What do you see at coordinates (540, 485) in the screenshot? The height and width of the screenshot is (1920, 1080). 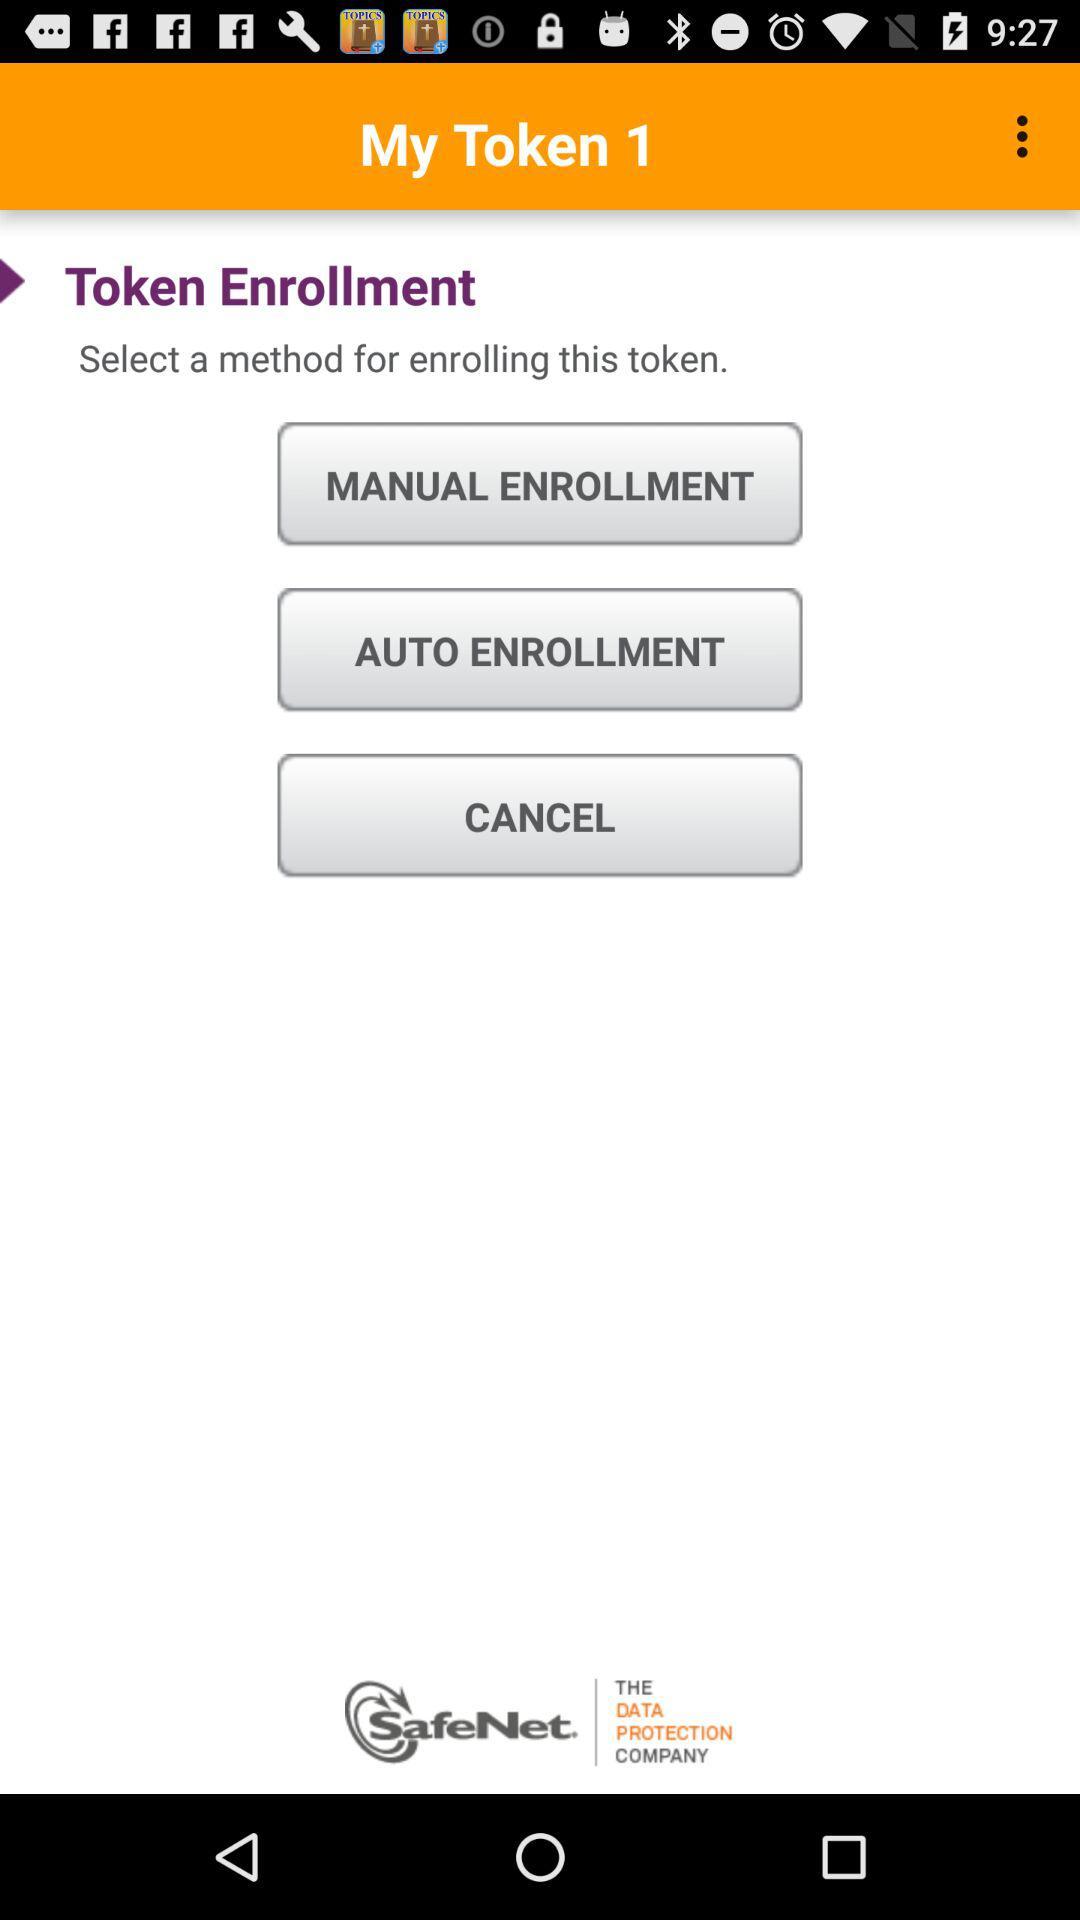 I see `manual enrollment item` at bounding box center [540, 485].